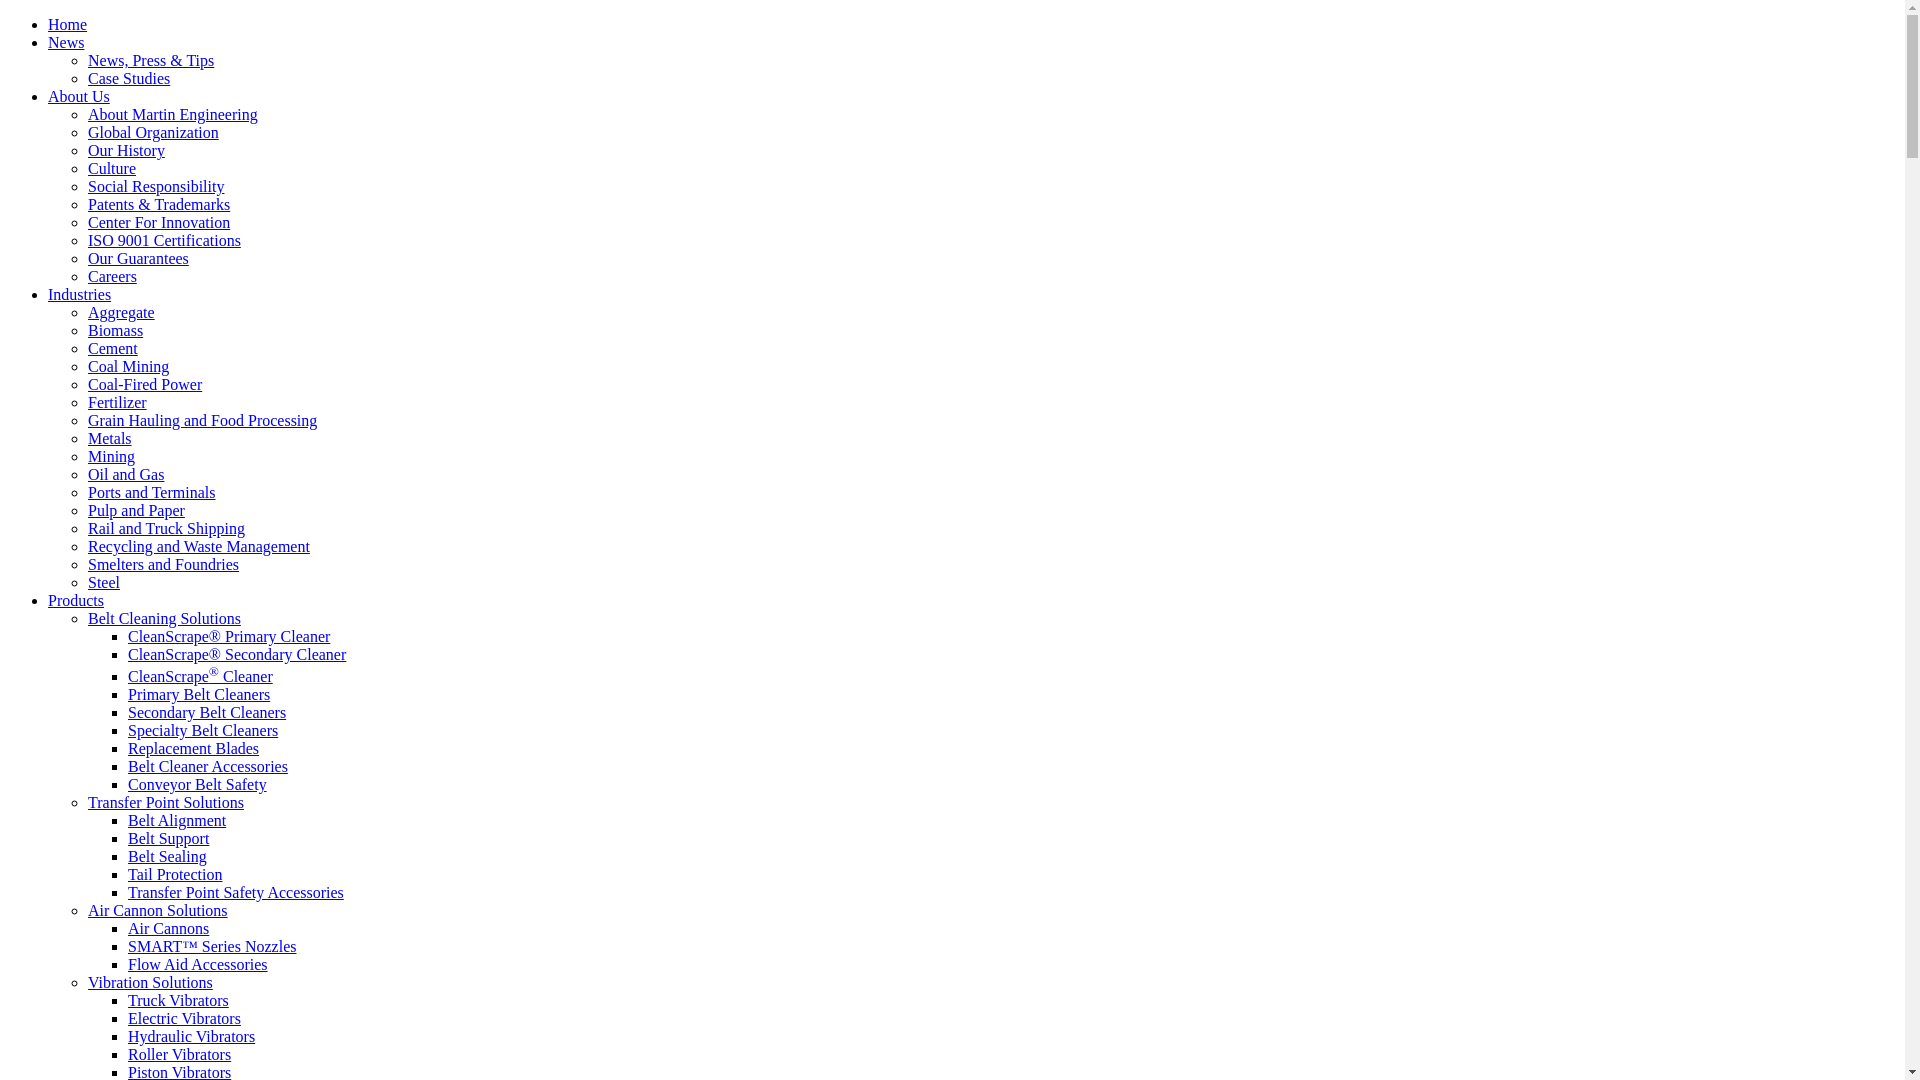  What do you see at coordinates (86, 59) in the screenshot?
I see `'News, Press & Tips'` at bounding box center [86, 59].